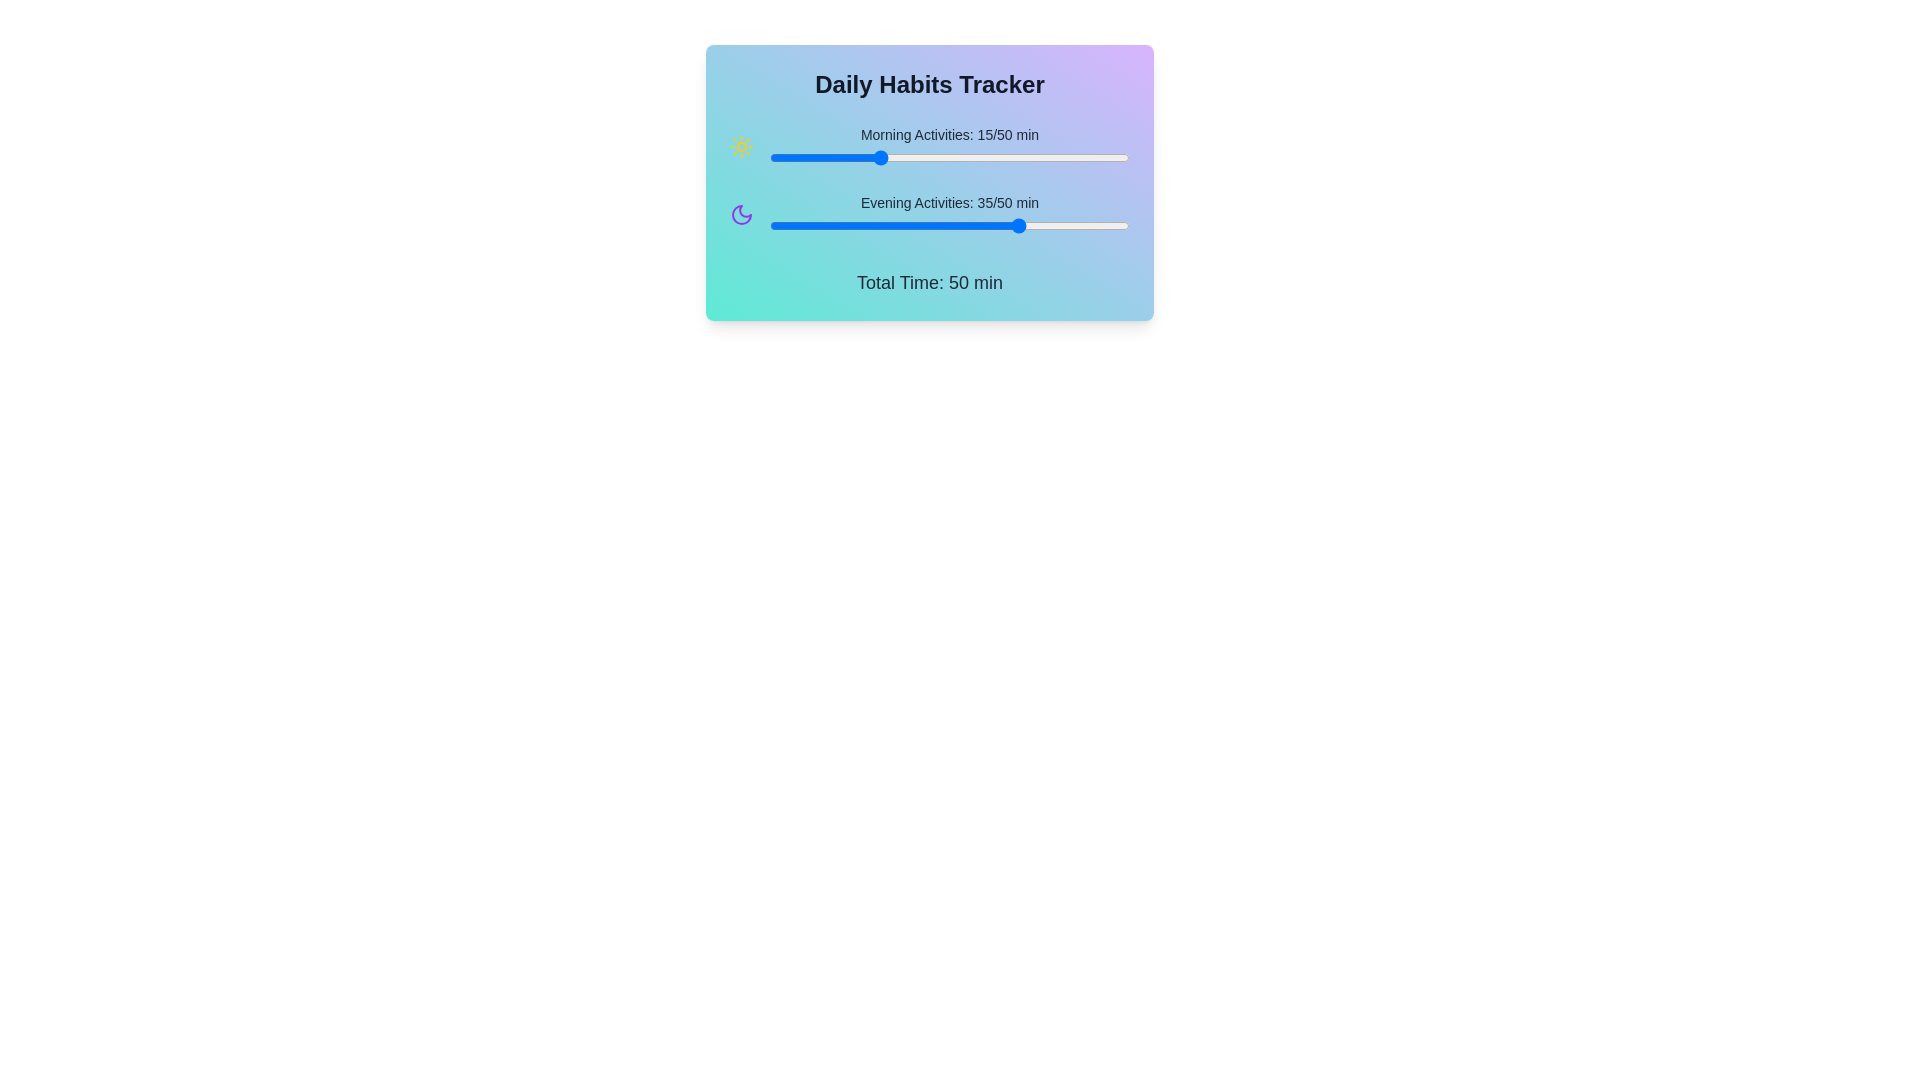 The image size is (1920, 1080). I want to click on the morning activities slider, so click(870, 157).